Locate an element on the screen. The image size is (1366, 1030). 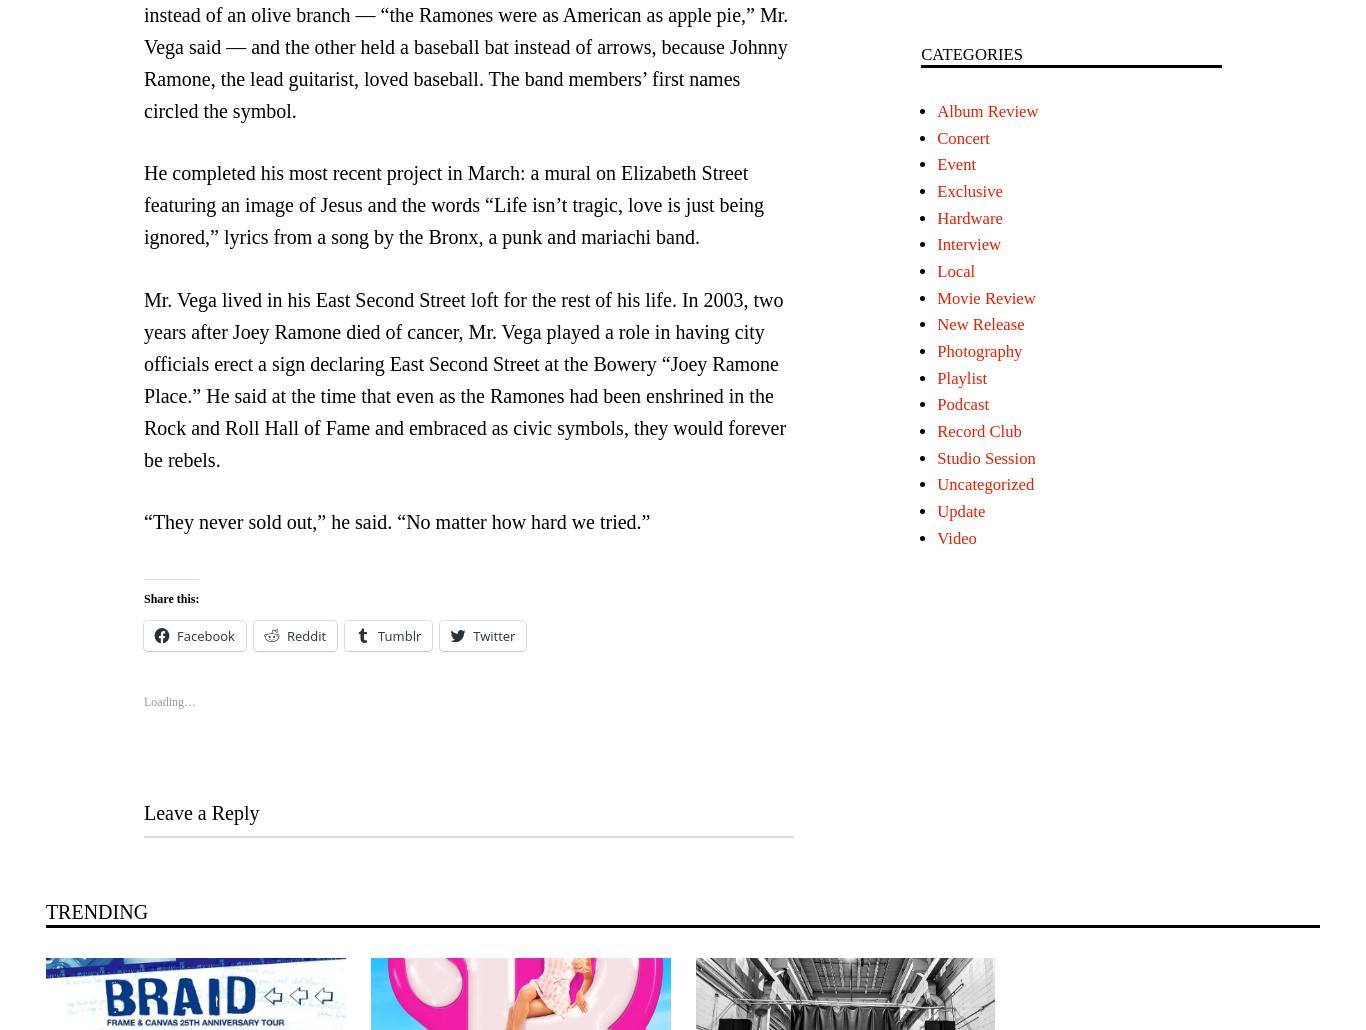
'Update' is located at coordinates (960, 510).